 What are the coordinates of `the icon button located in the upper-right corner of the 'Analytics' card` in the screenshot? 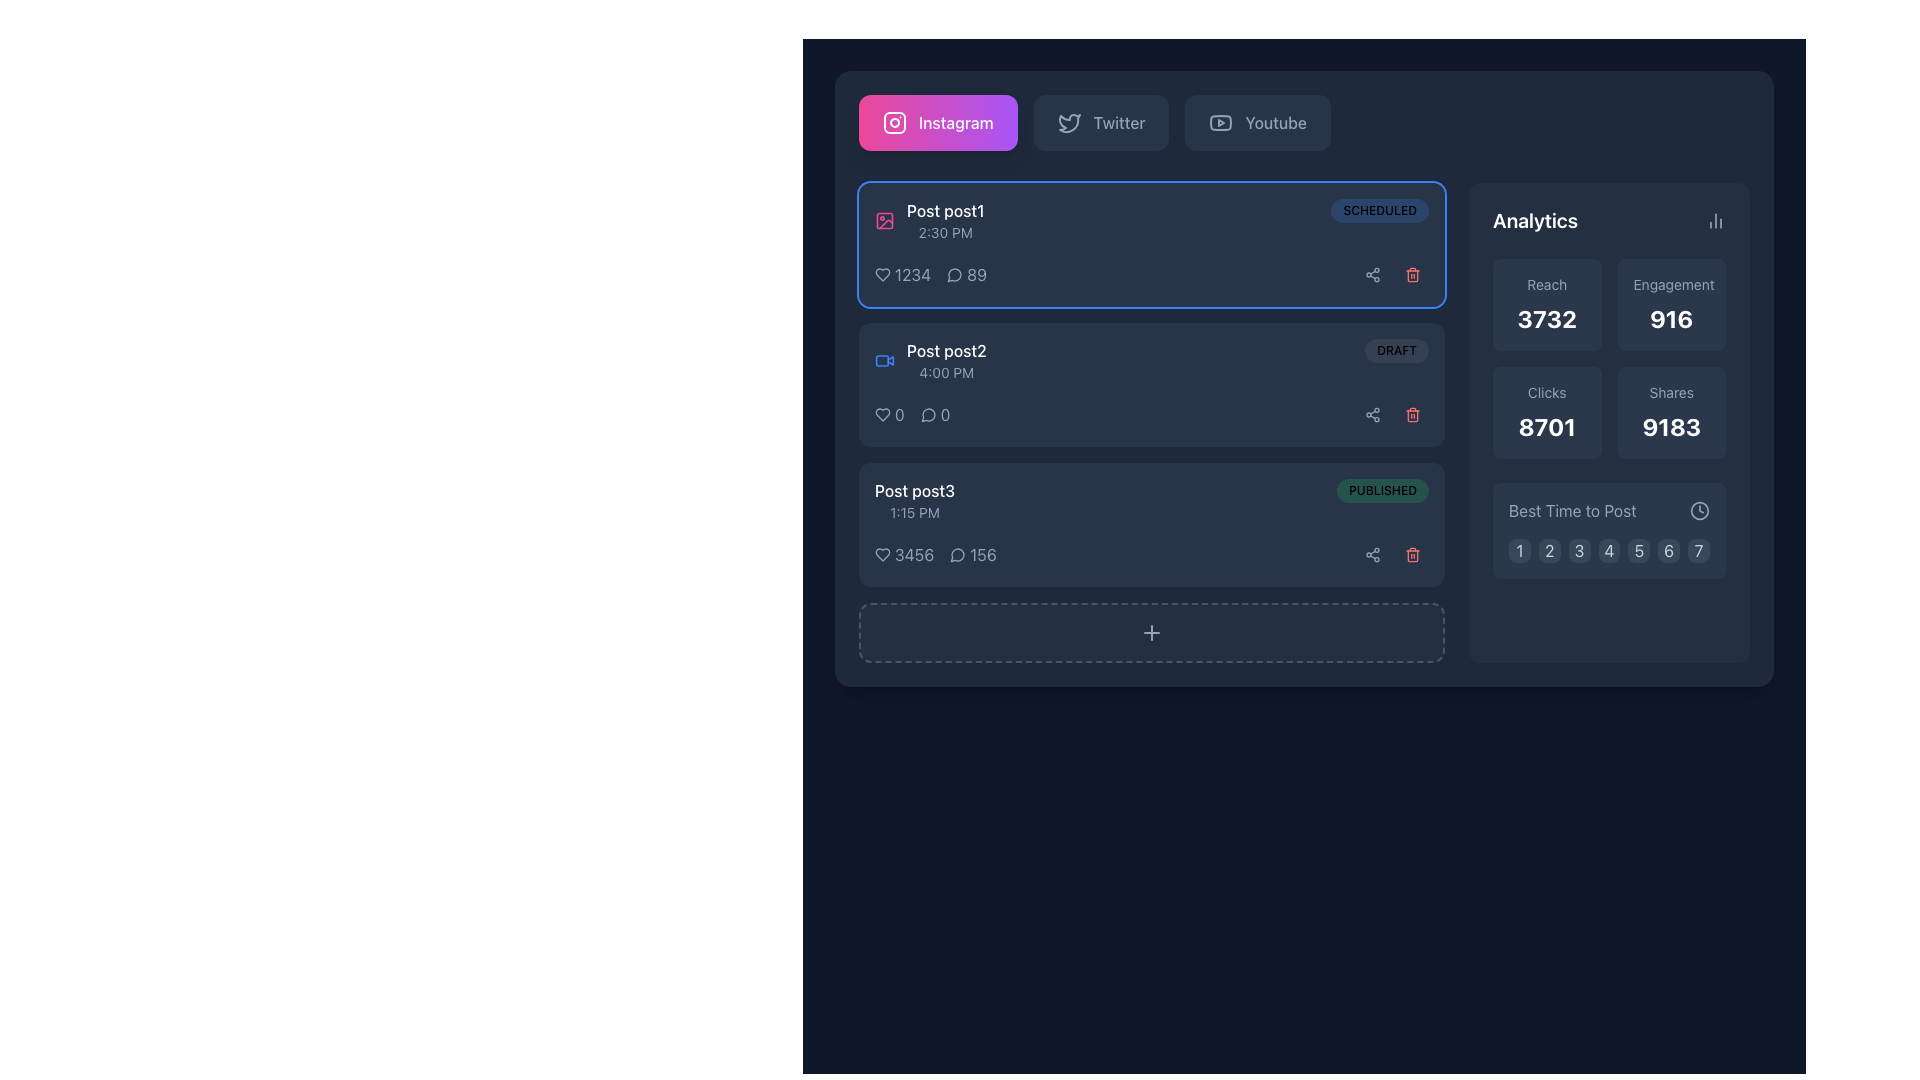 It's located at (1715, 220).